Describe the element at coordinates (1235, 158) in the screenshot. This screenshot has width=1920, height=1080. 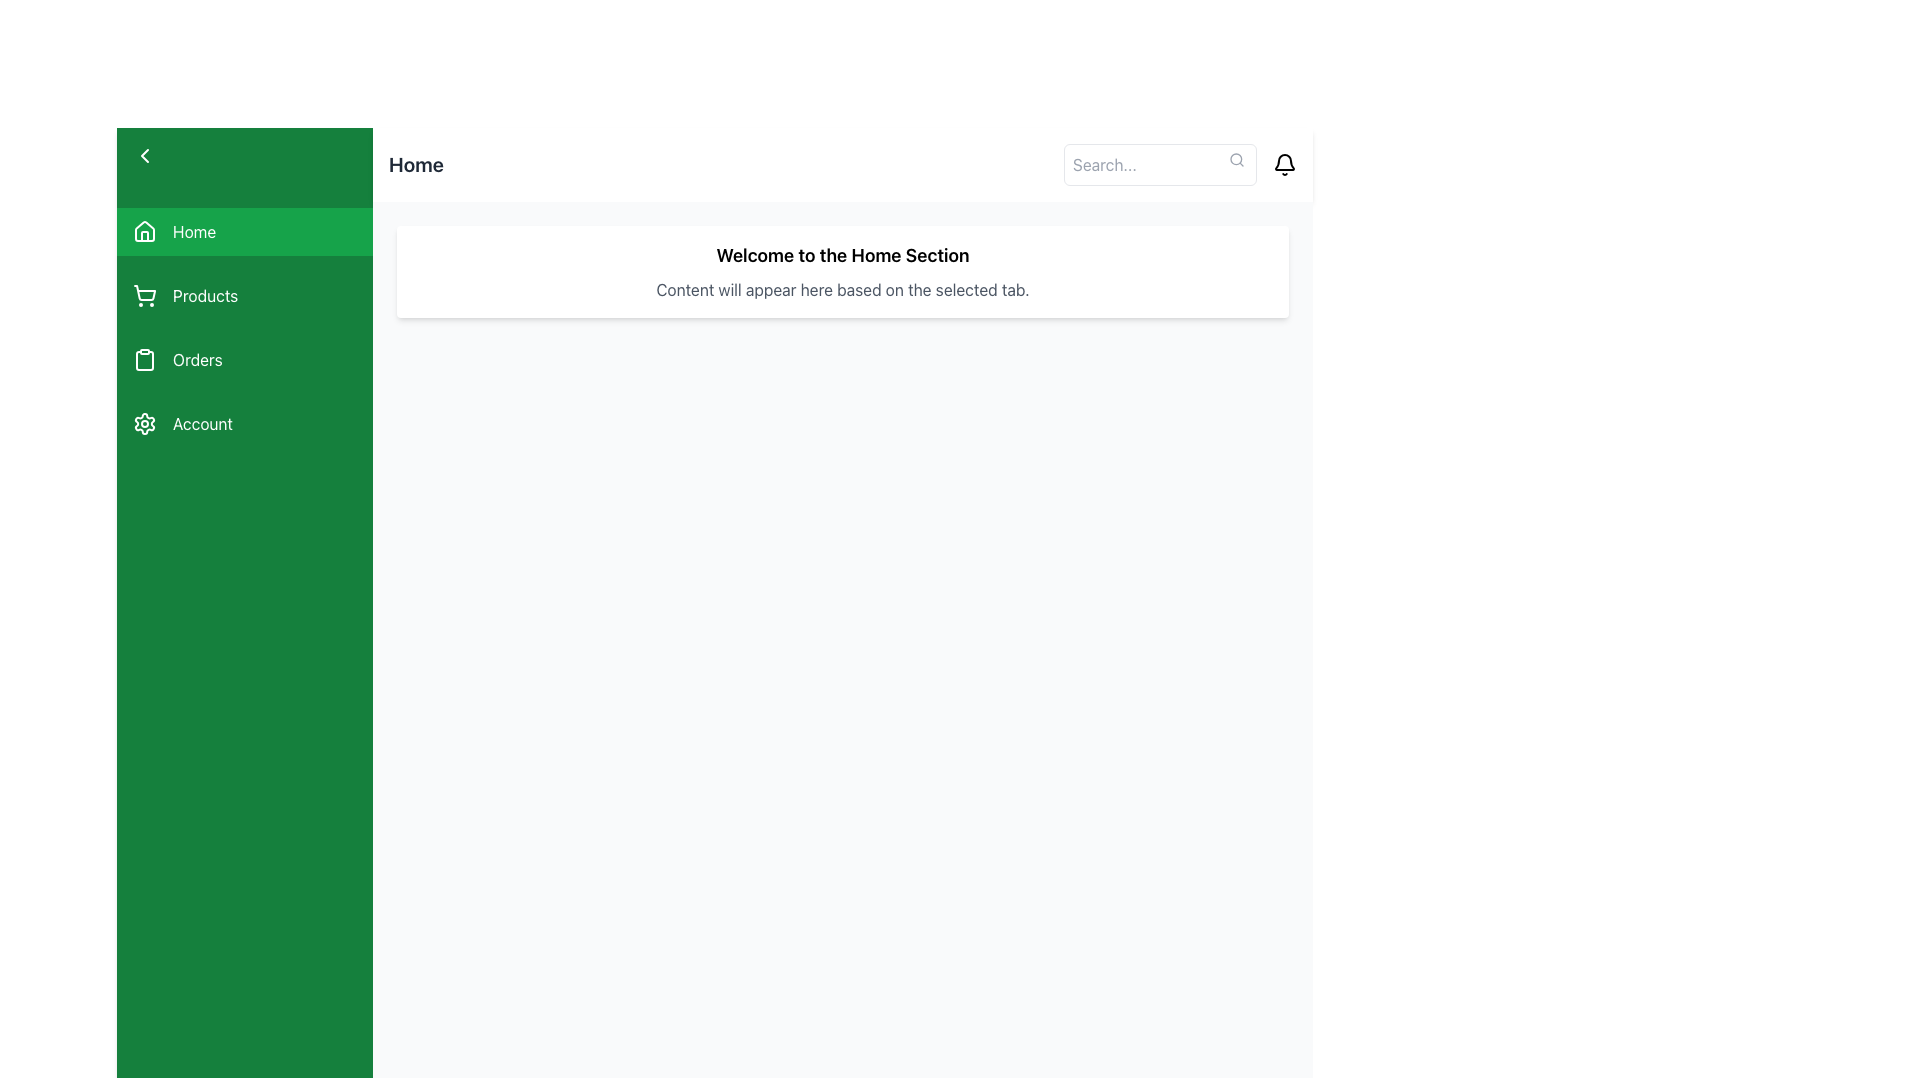
I see `the circular part of the search icon located near the top-right corner of the user interface` at that location.